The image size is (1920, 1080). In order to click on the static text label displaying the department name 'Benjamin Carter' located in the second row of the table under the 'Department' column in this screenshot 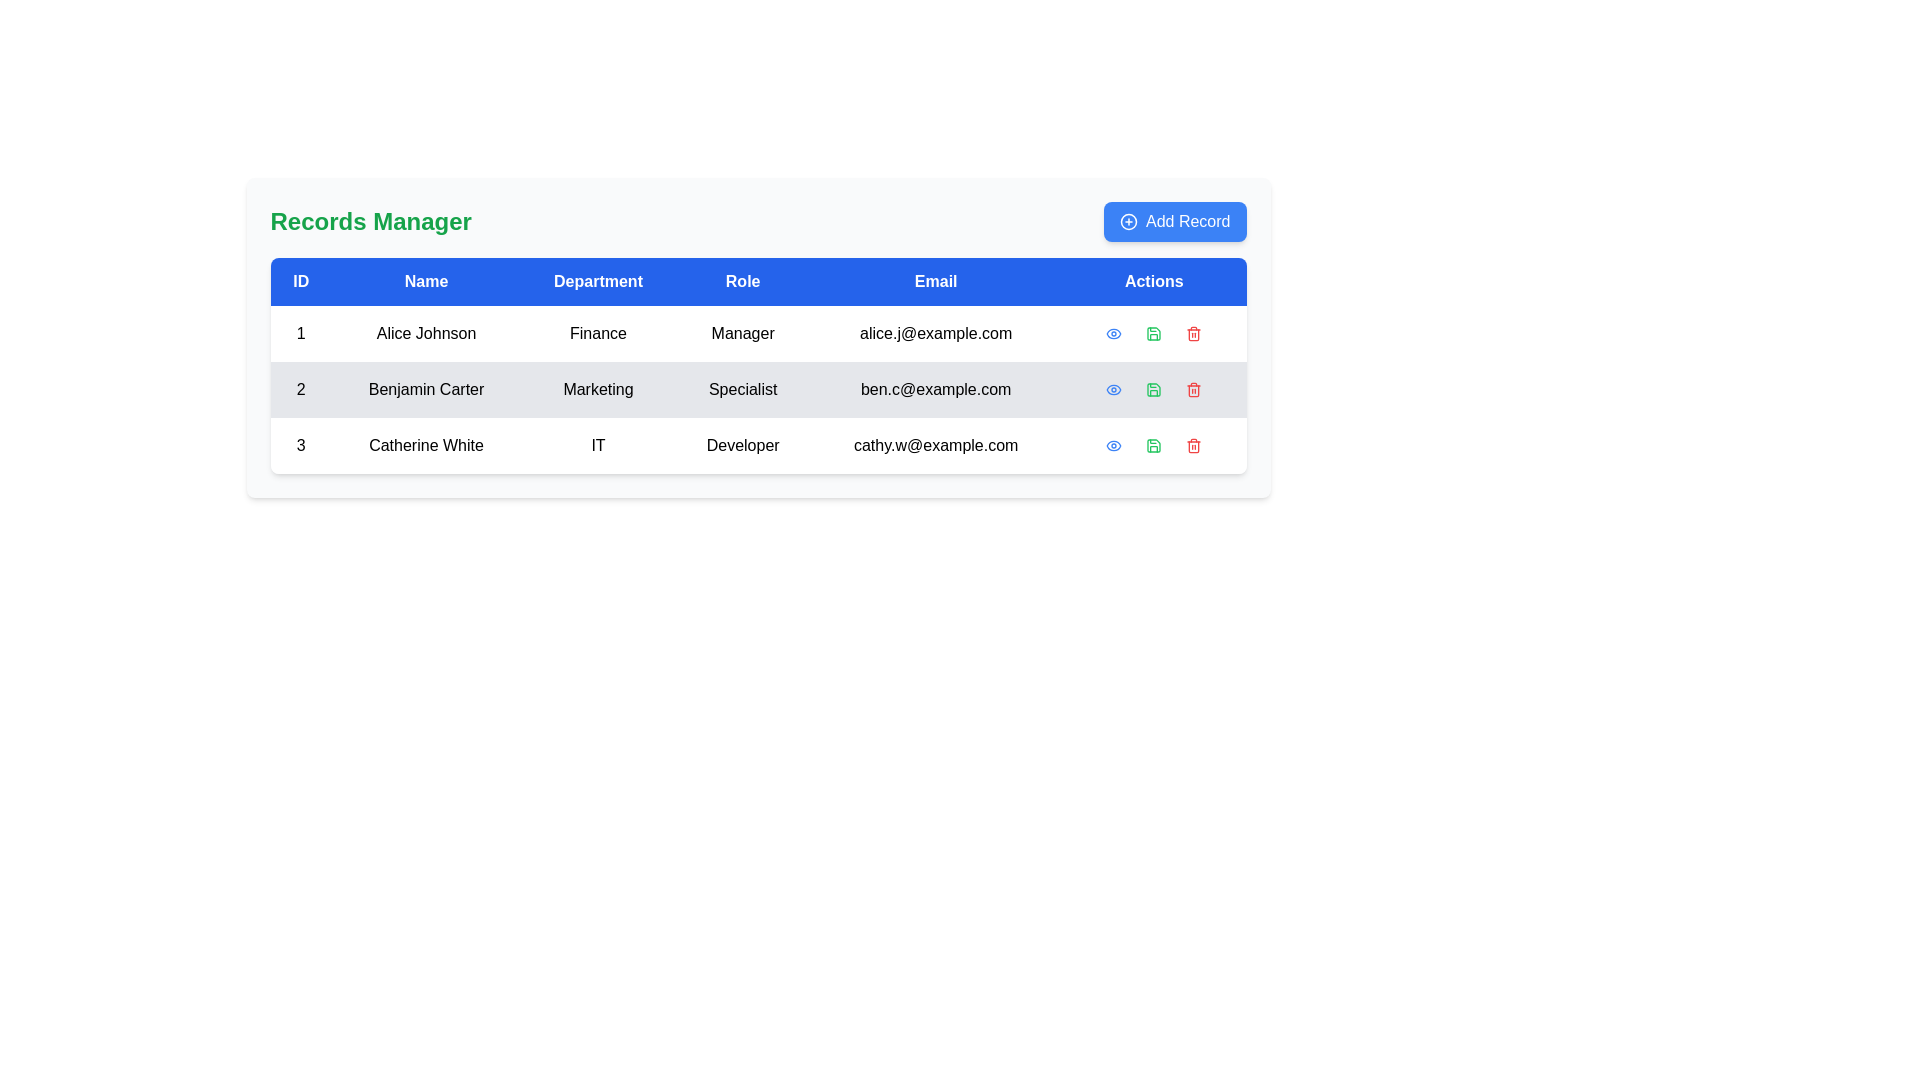, I will do `click(597, 389)`.